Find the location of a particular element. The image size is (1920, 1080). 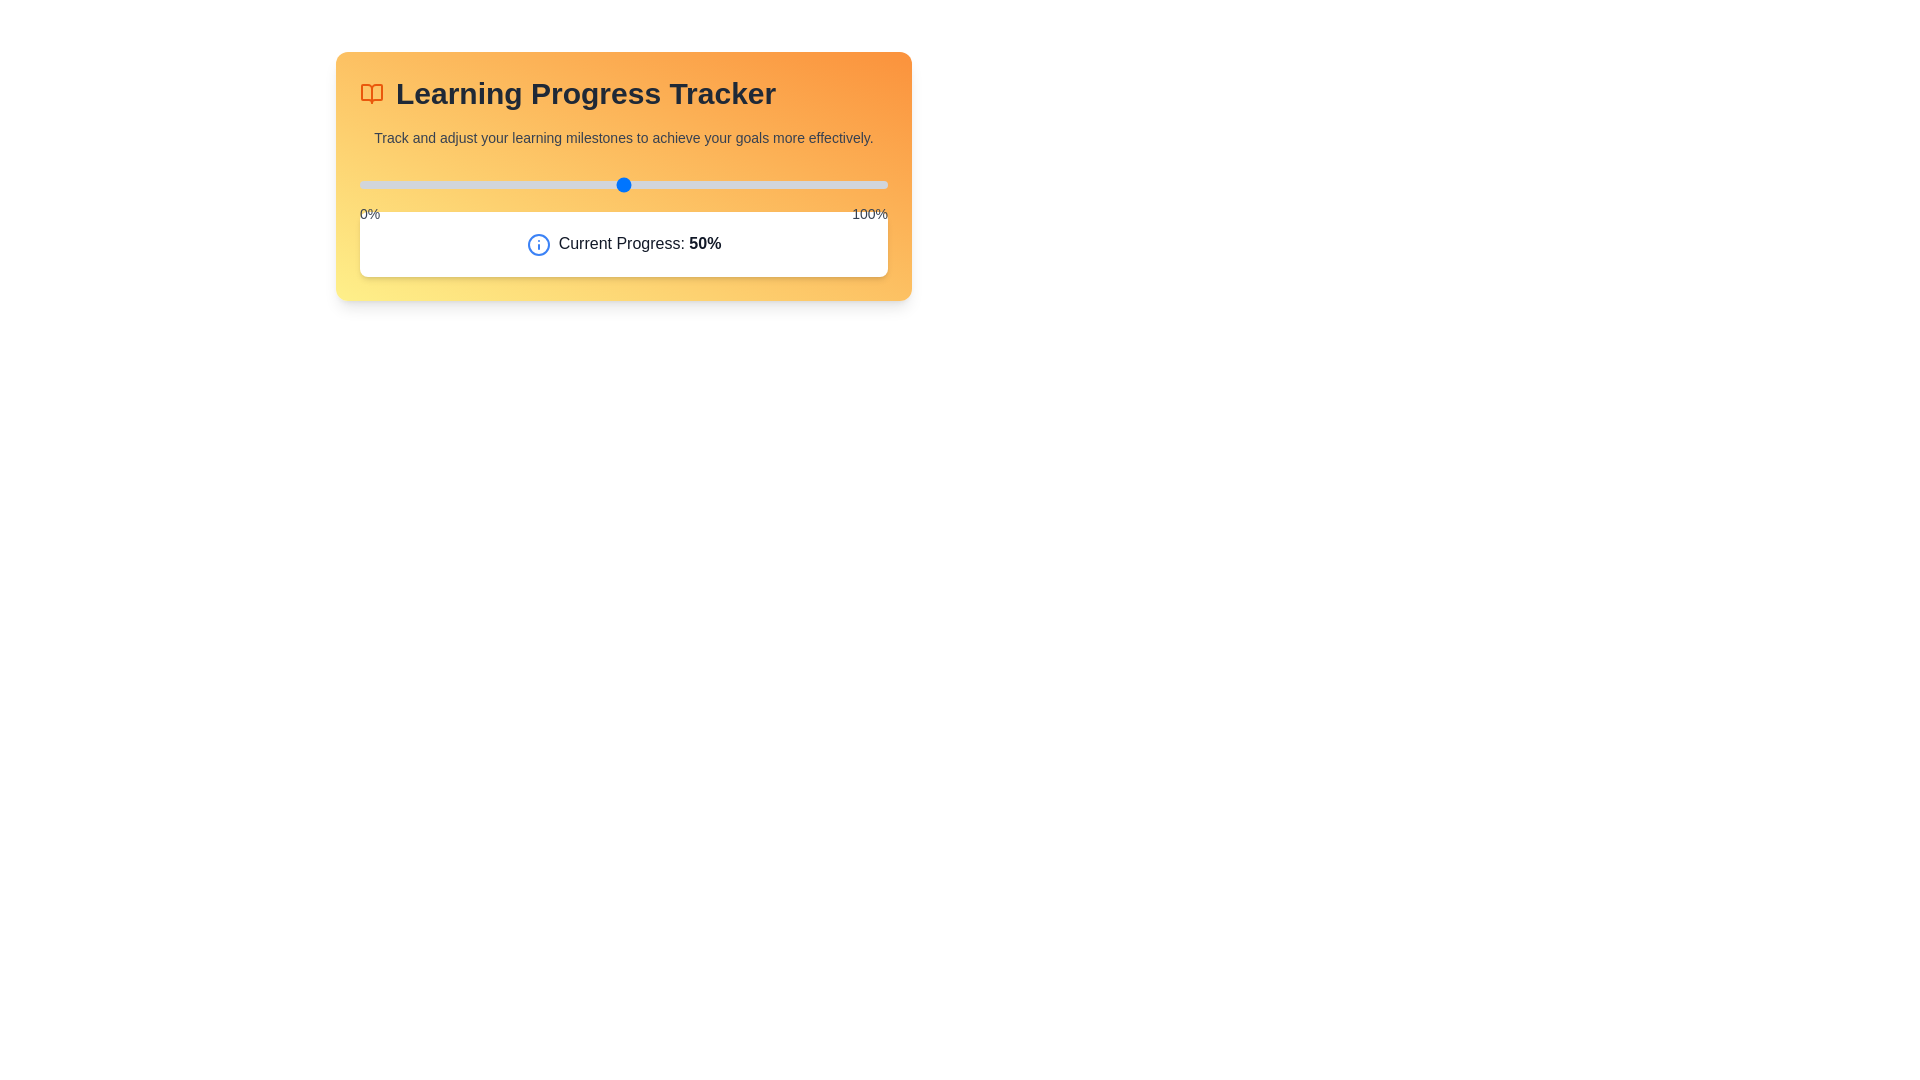

the slider to set progress to 27% is located at coordinates (502, 185).